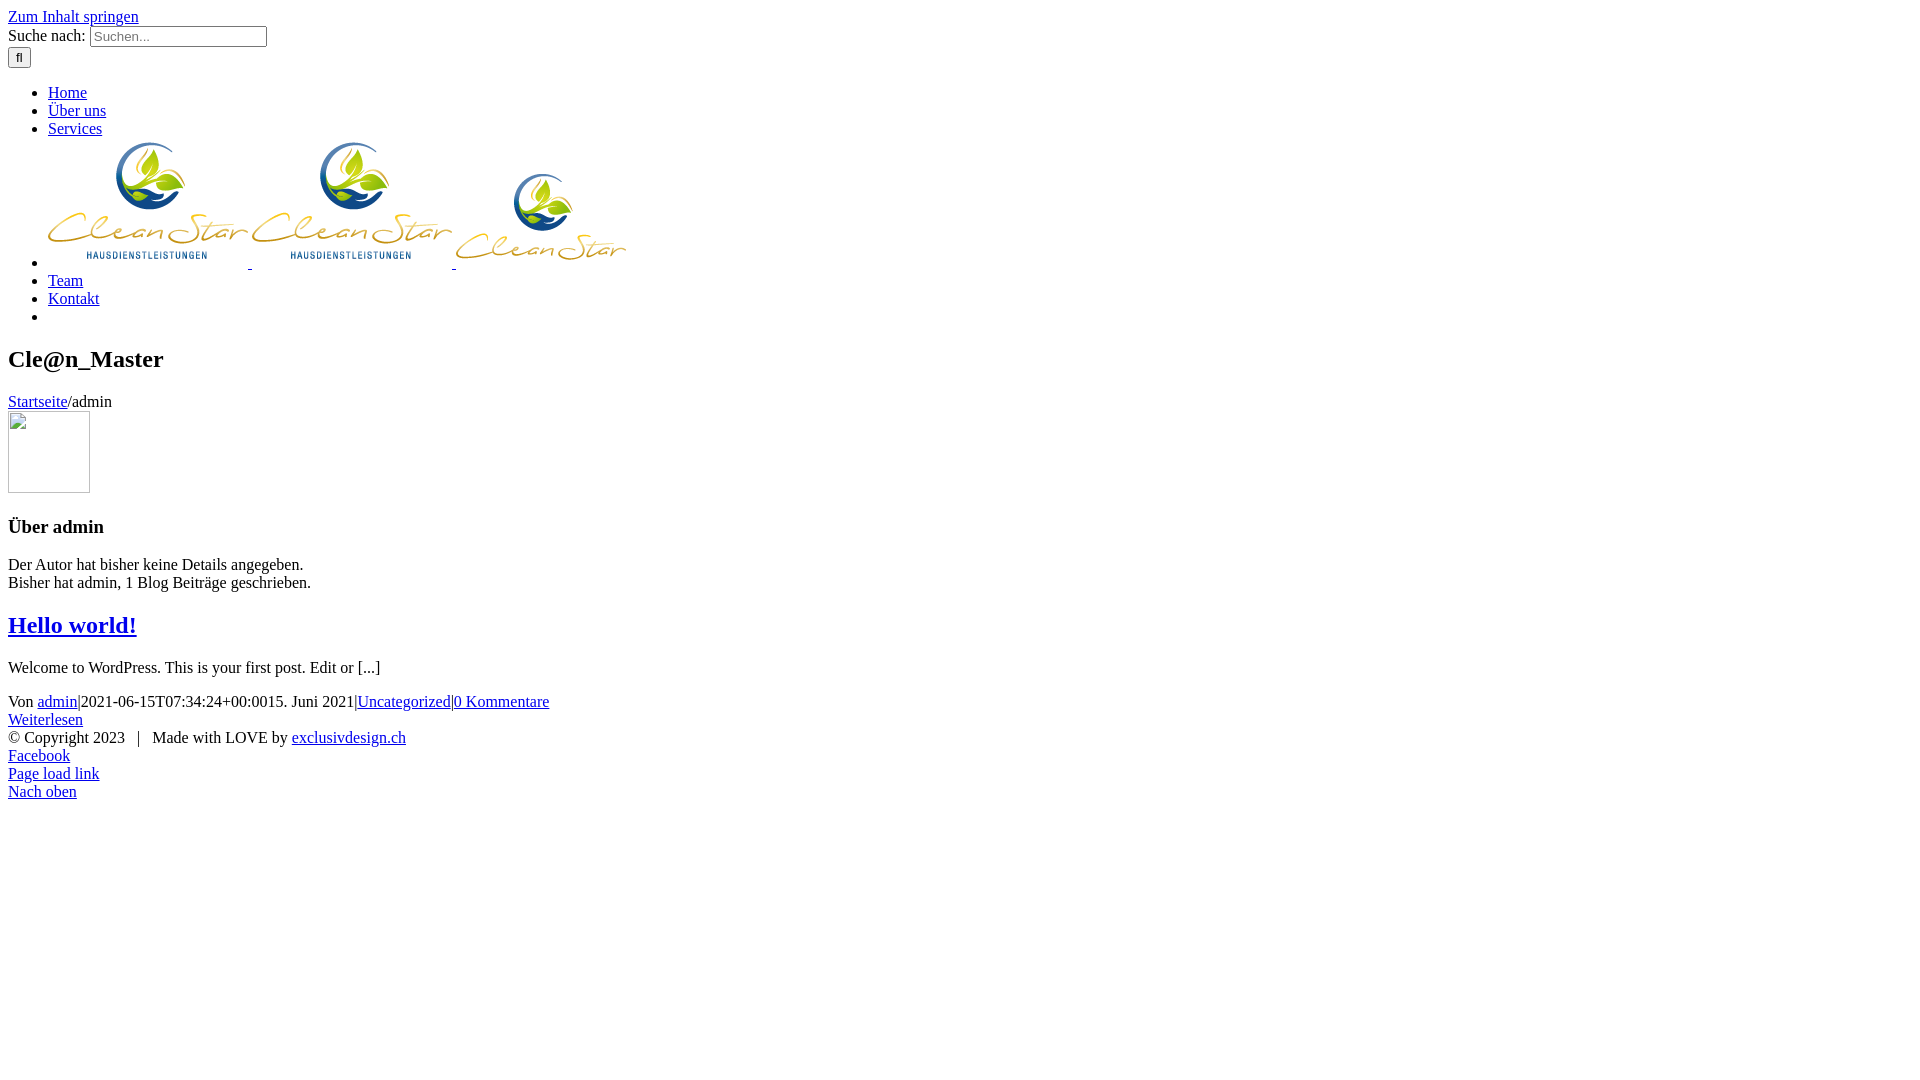  What do you see at coordinates (53, 772) in the screenshot?
I see `'Page load link'` at bounding box center [53, 772].